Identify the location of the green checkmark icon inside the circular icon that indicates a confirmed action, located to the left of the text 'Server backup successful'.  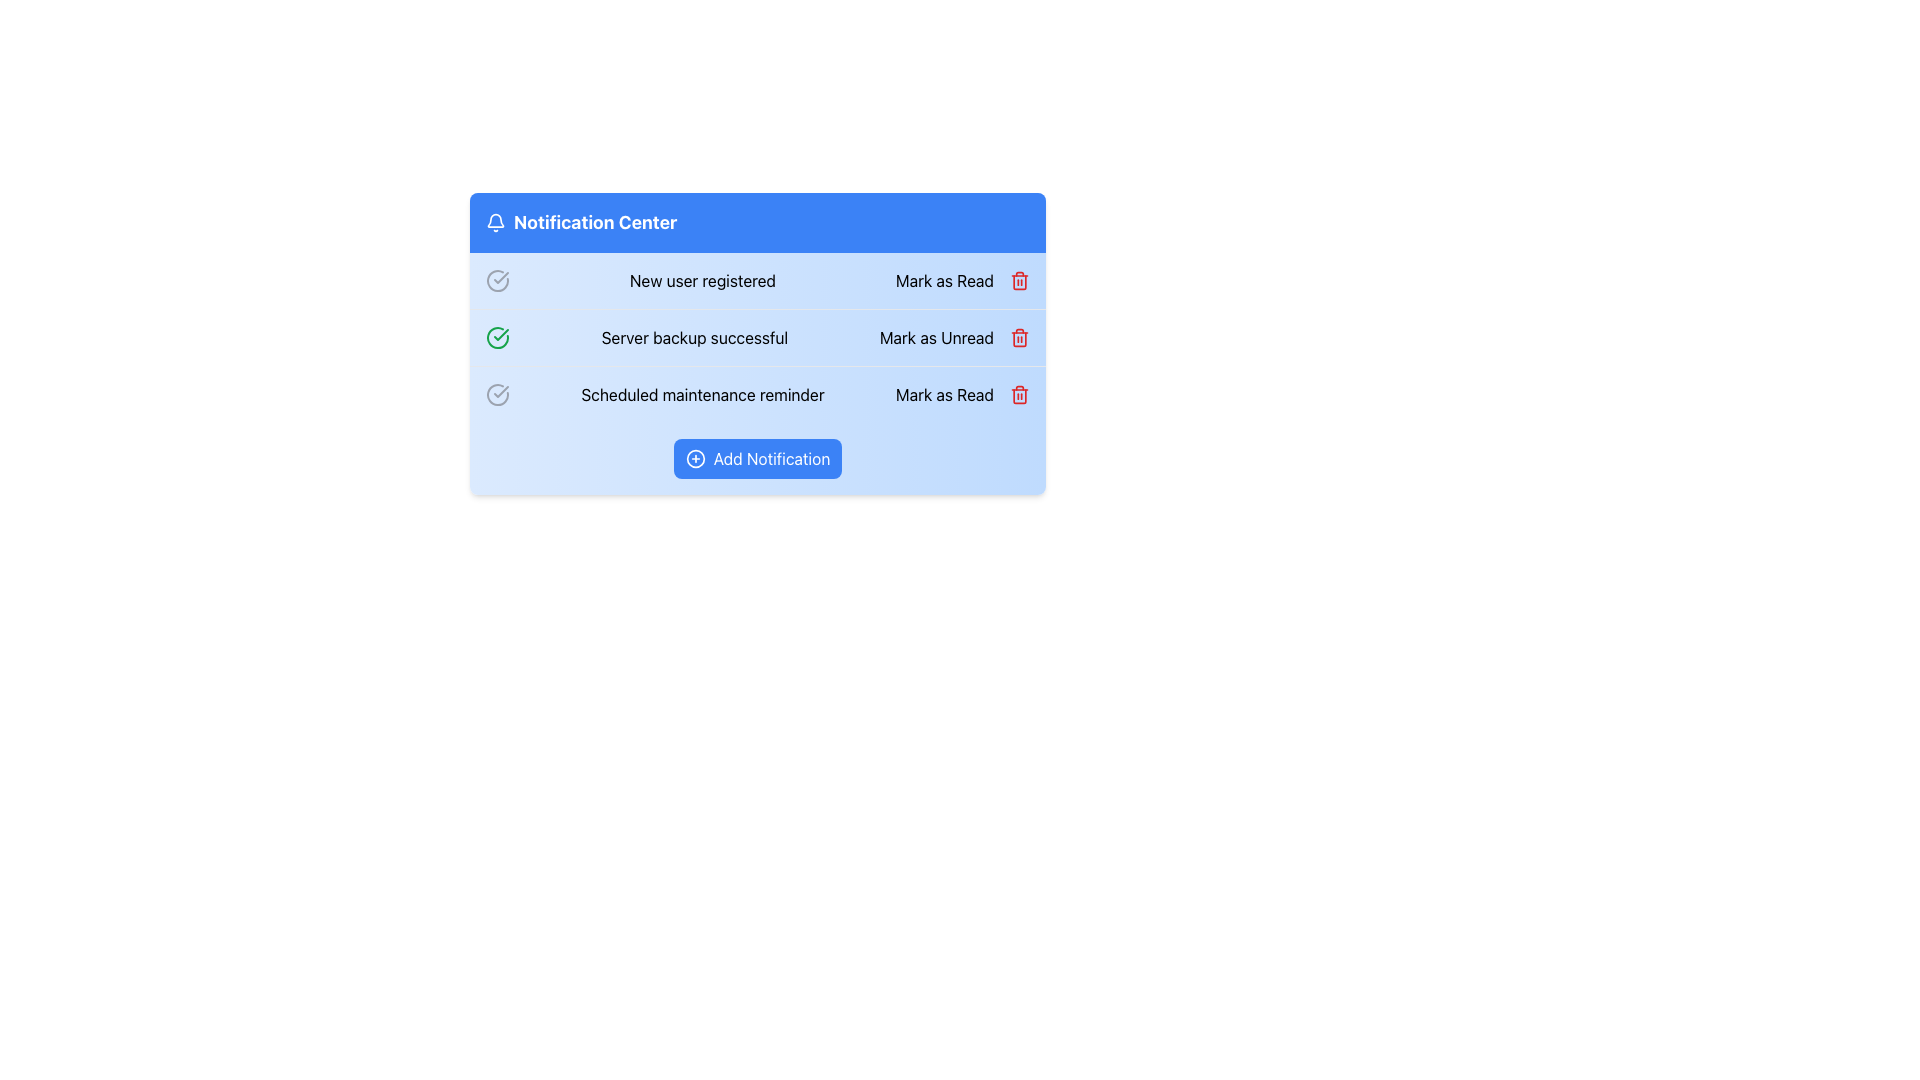
(501, 334).